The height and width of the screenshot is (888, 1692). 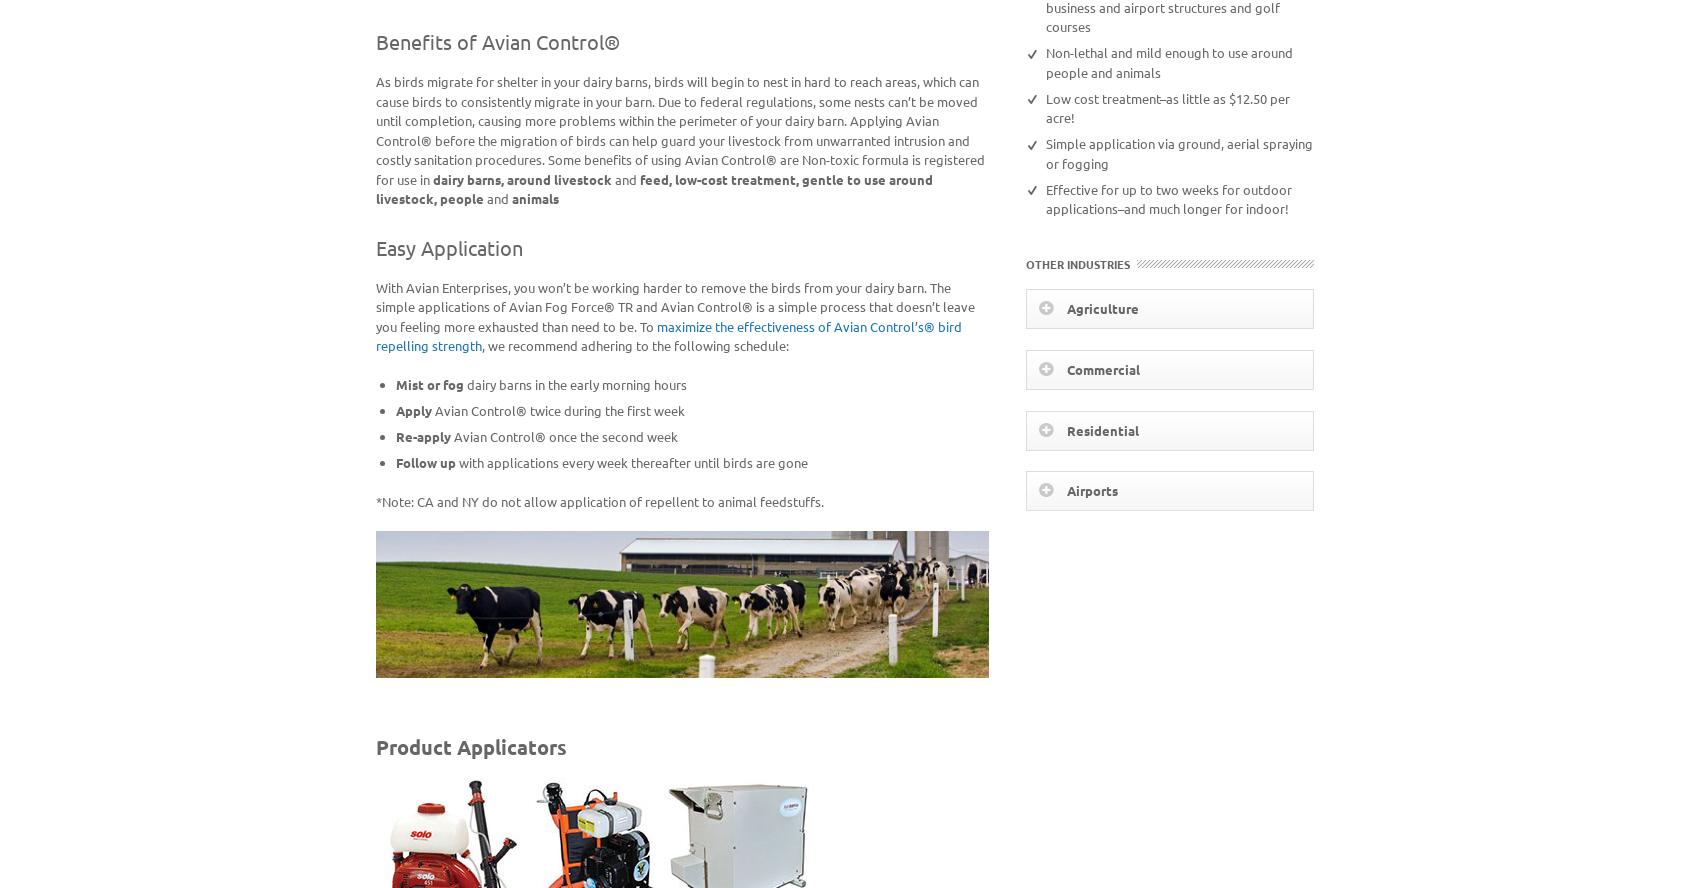 I want to click on 'Low cost treatment–as little as $12.50 per acre!', so click(x=1043, y=106).